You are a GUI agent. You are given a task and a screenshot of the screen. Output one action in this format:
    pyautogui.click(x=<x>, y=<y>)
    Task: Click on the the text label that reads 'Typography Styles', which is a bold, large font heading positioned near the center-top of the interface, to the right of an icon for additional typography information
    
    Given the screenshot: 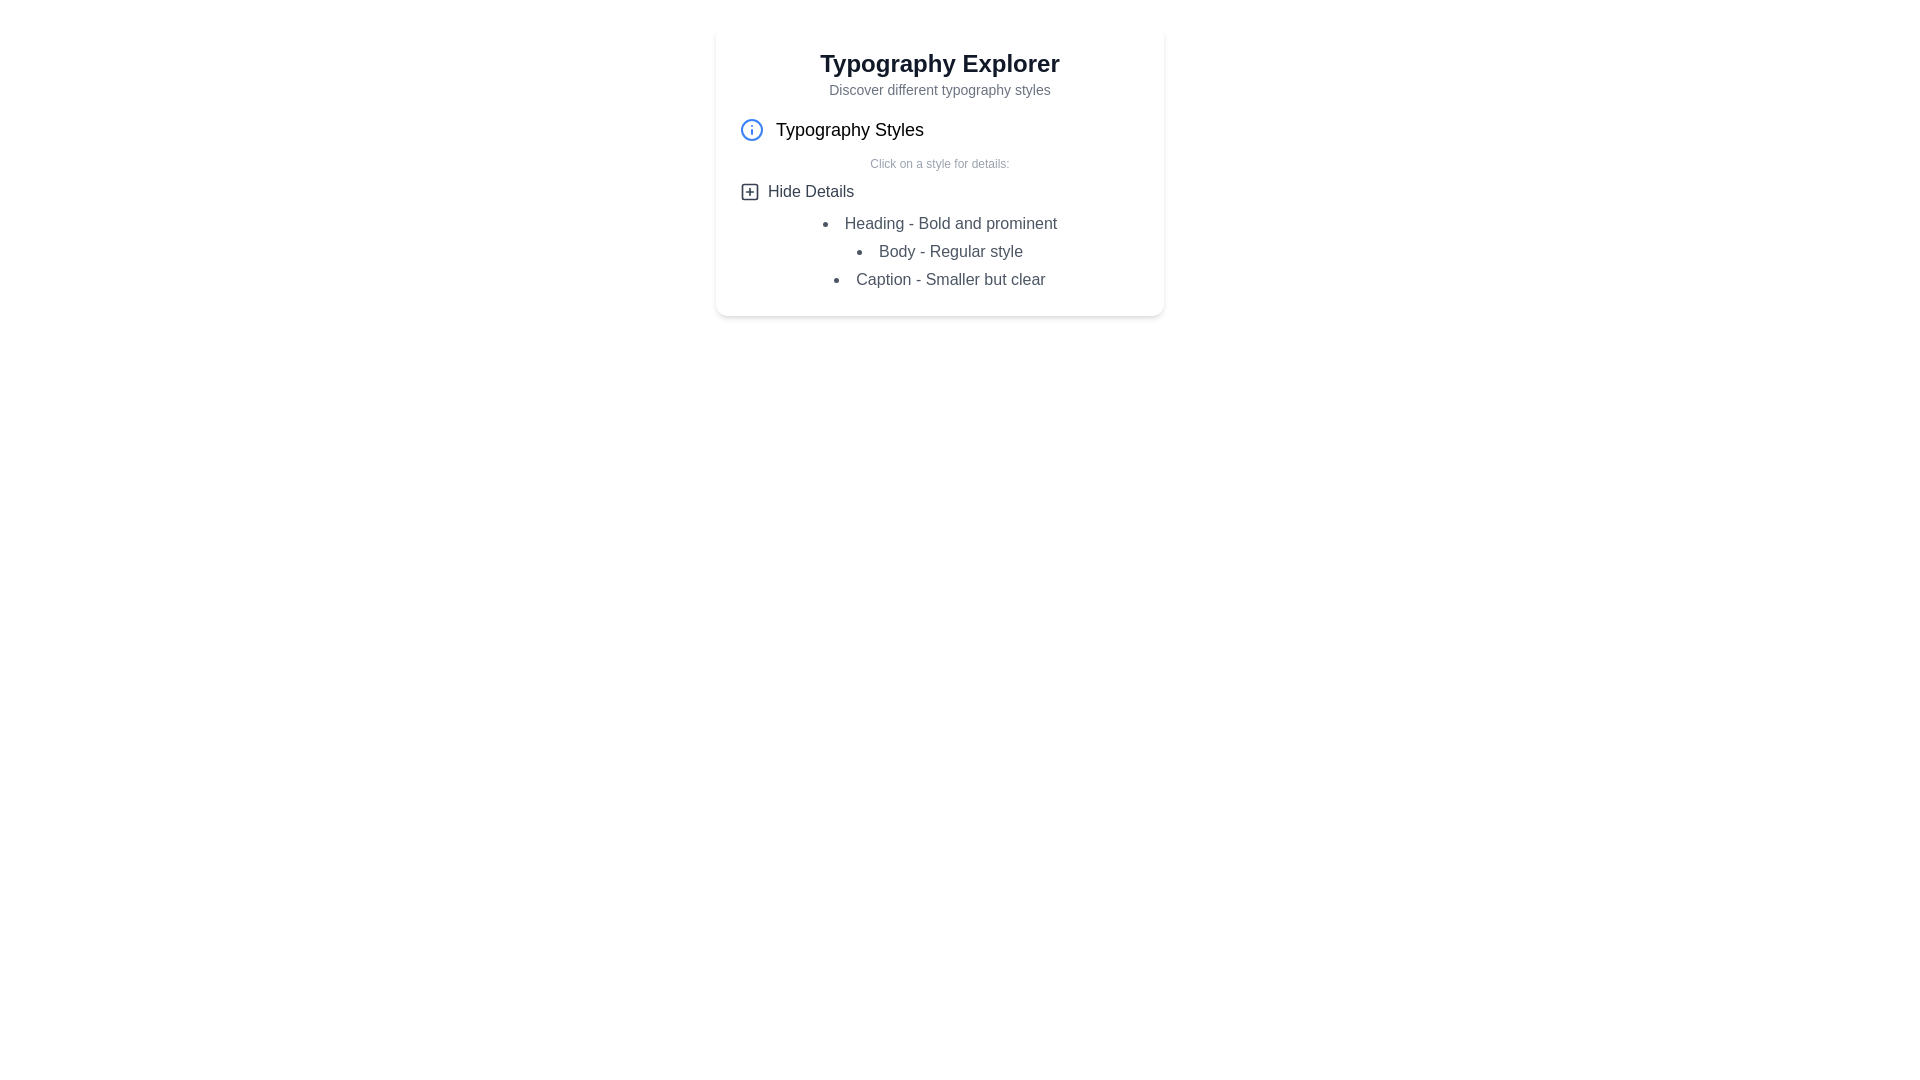 What is the action you would take?
    pyautogui.click(x=849, y=130)
    